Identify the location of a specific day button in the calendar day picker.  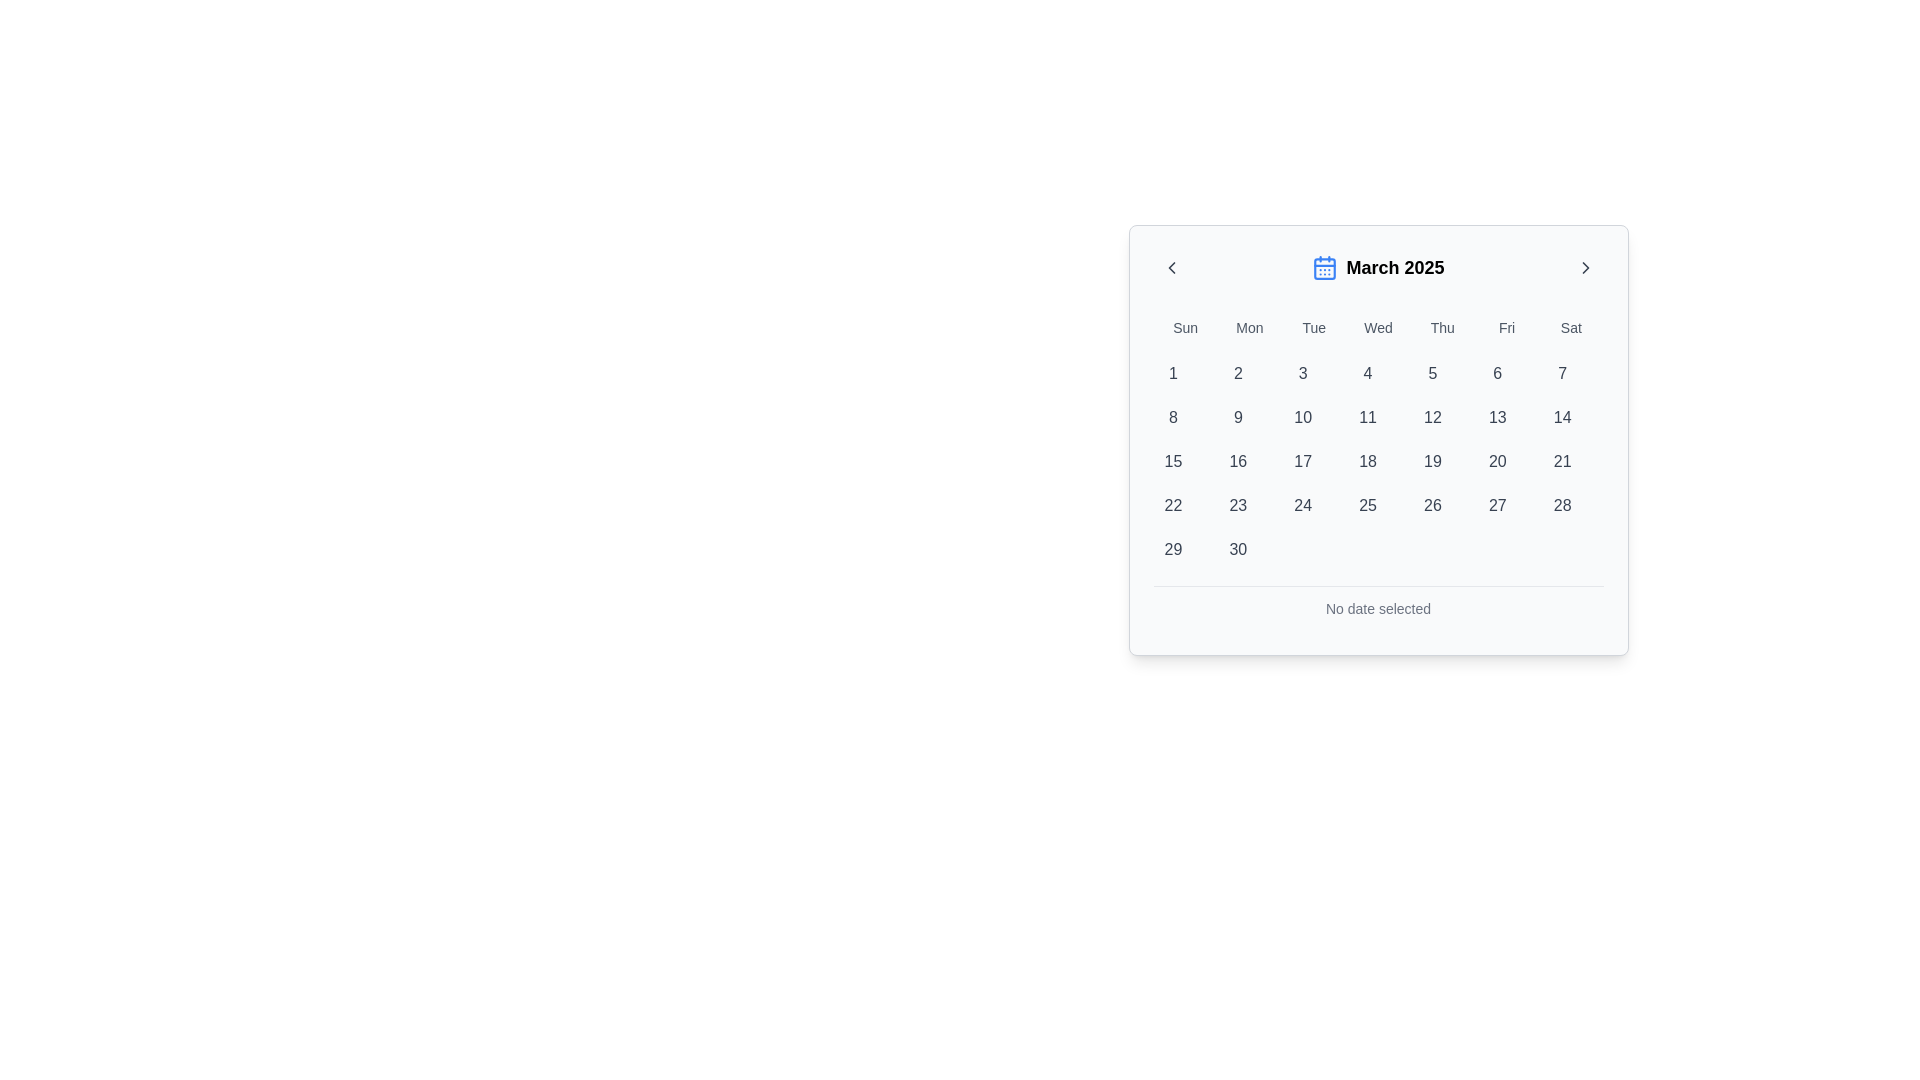
(1377, 462).